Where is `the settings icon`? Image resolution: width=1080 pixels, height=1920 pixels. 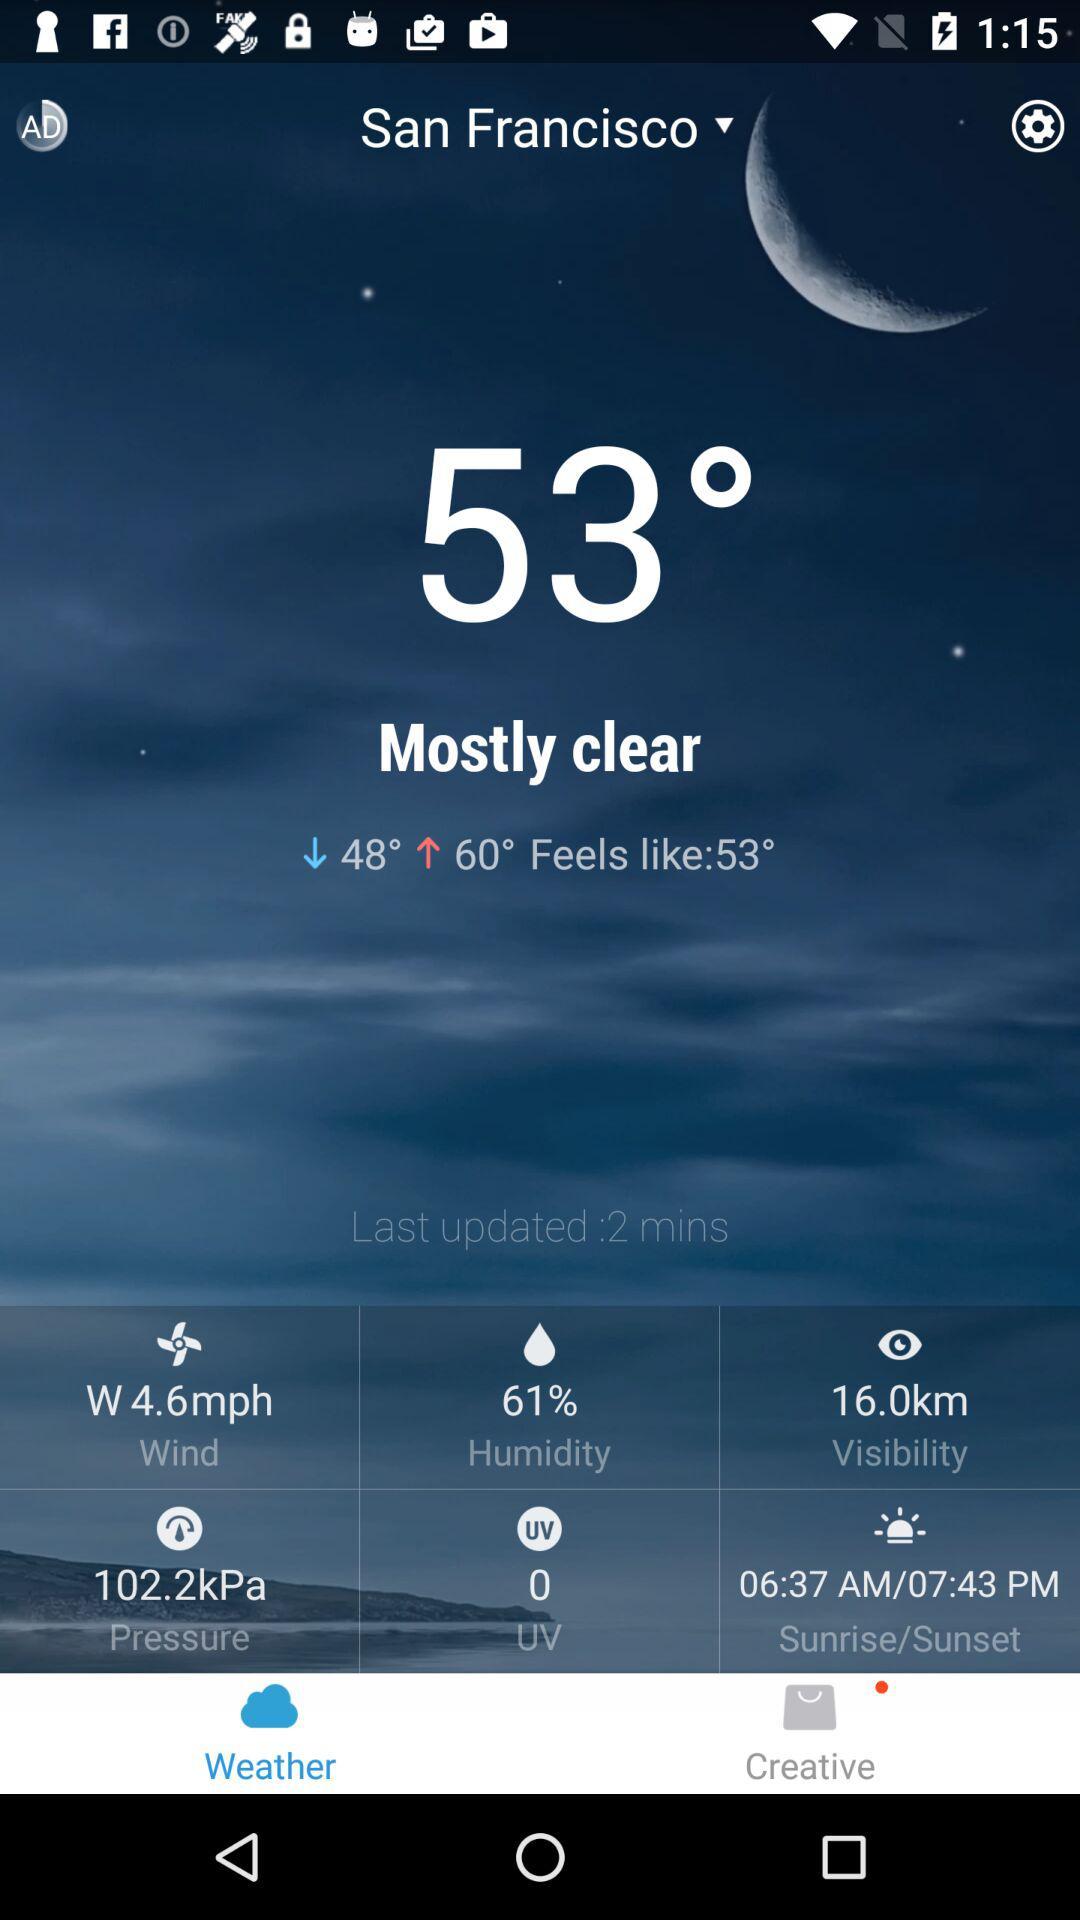 the settings icon is located at coordinates (1036, 133).